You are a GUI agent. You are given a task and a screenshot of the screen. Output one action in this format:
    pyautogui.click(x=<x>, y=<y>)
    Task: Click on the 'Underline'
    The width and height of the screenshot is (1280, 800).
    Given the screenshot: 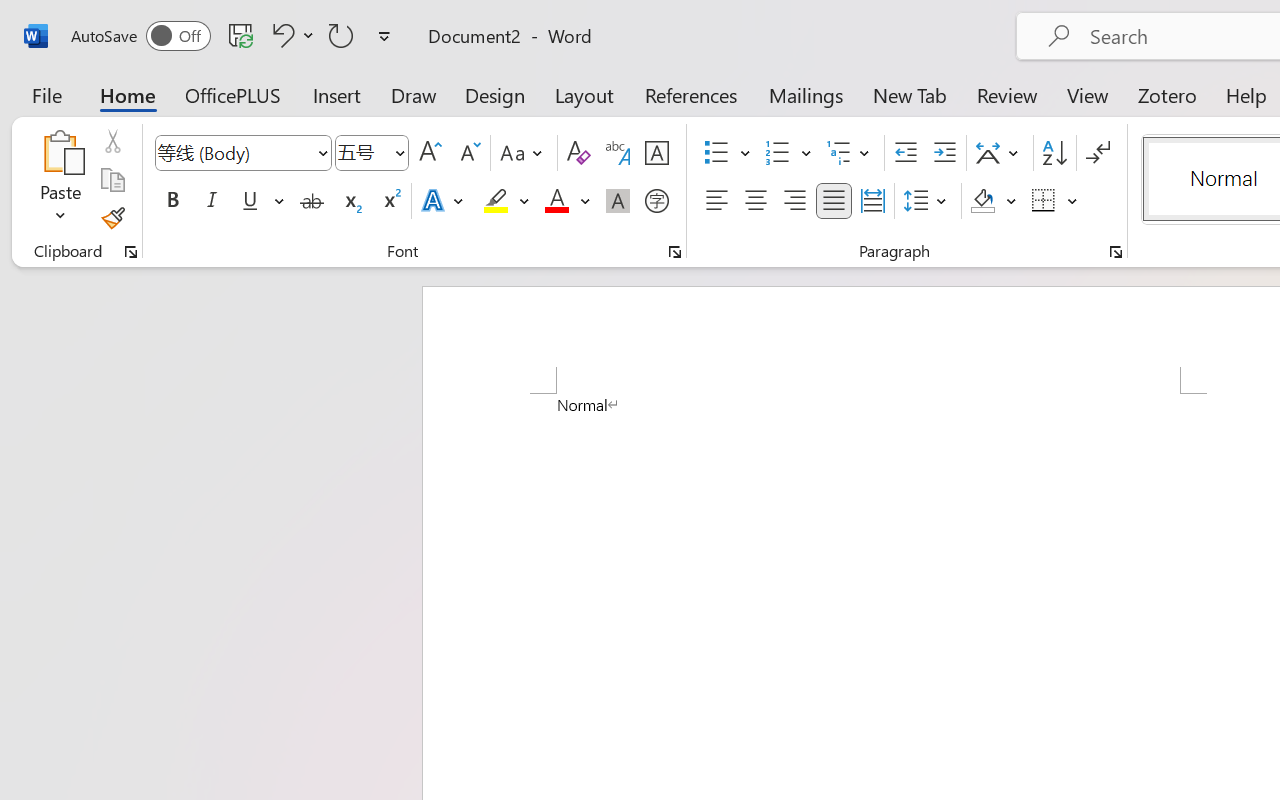 What is the action you would take?
    pyautogui.click(x=249, y=201)
    